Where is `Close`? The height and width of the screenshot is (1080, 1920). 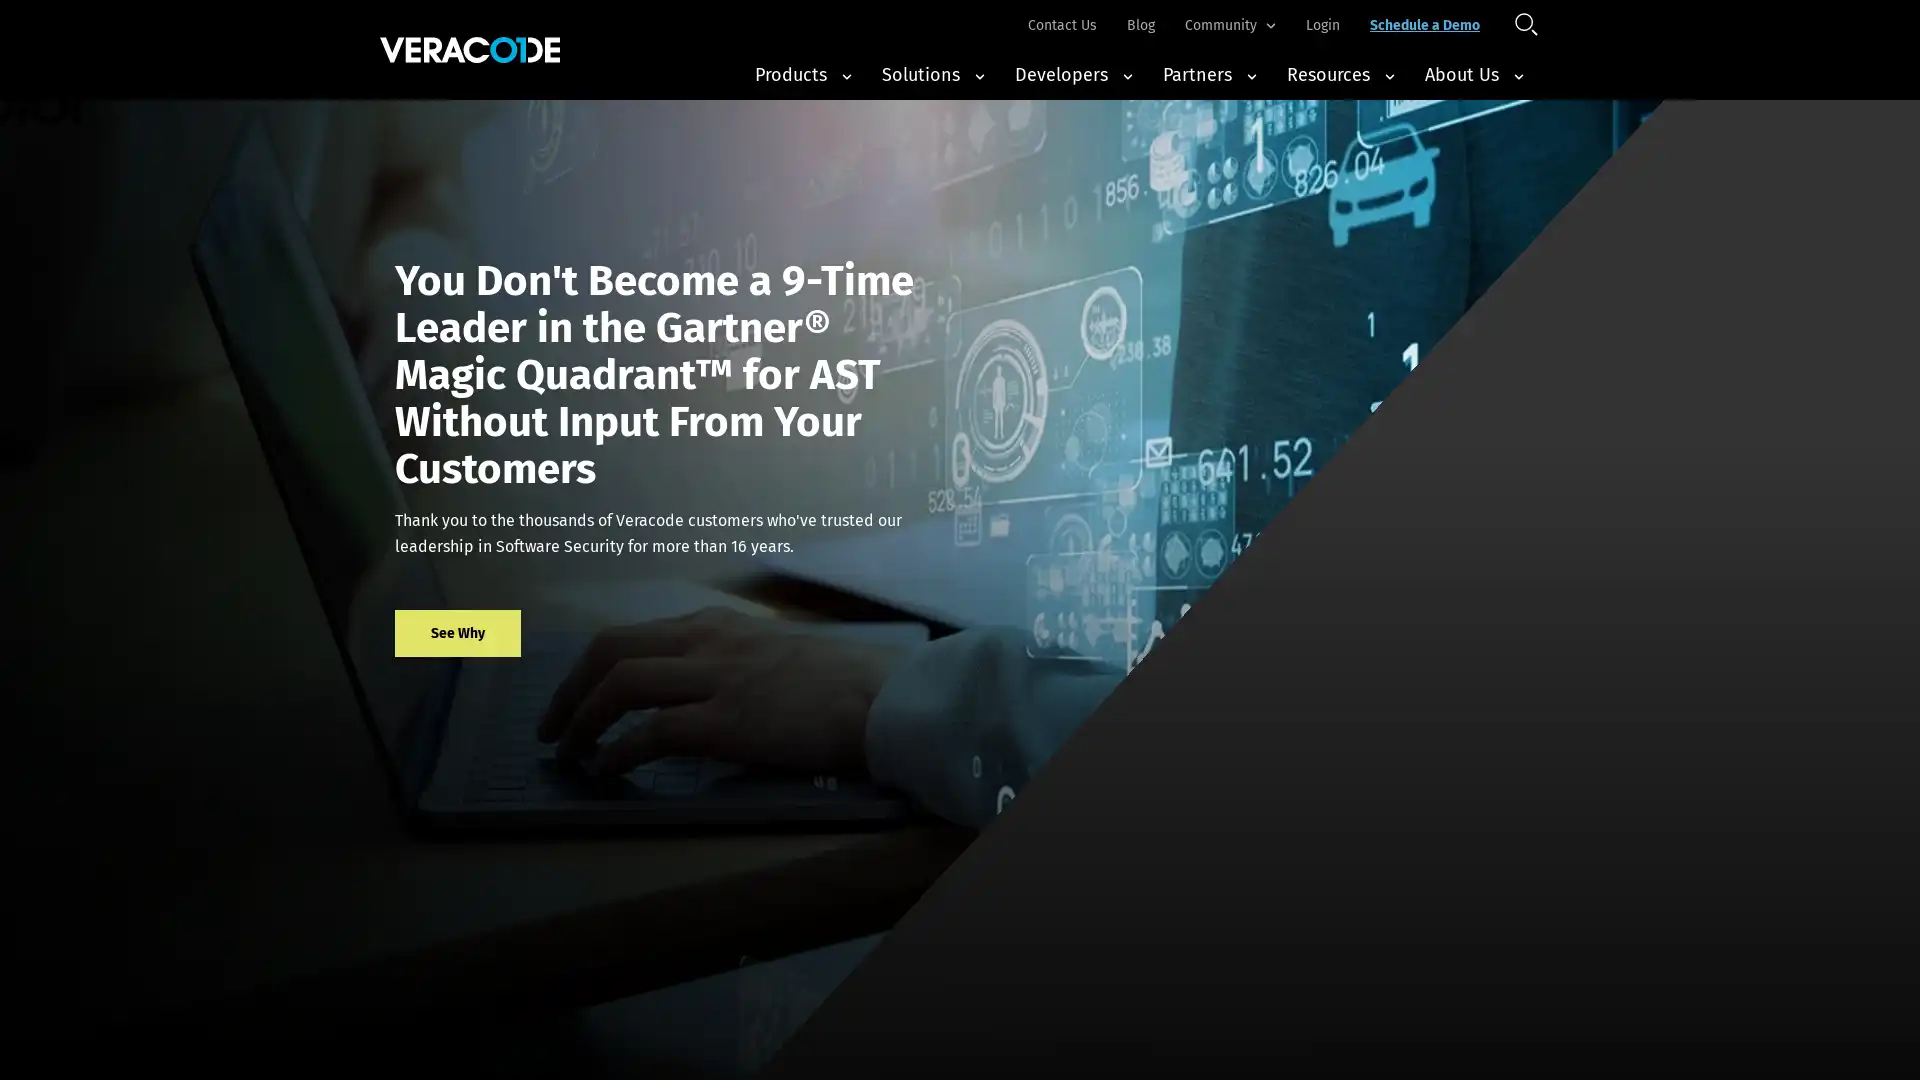
Close is located at coordinates (1886, 1003).